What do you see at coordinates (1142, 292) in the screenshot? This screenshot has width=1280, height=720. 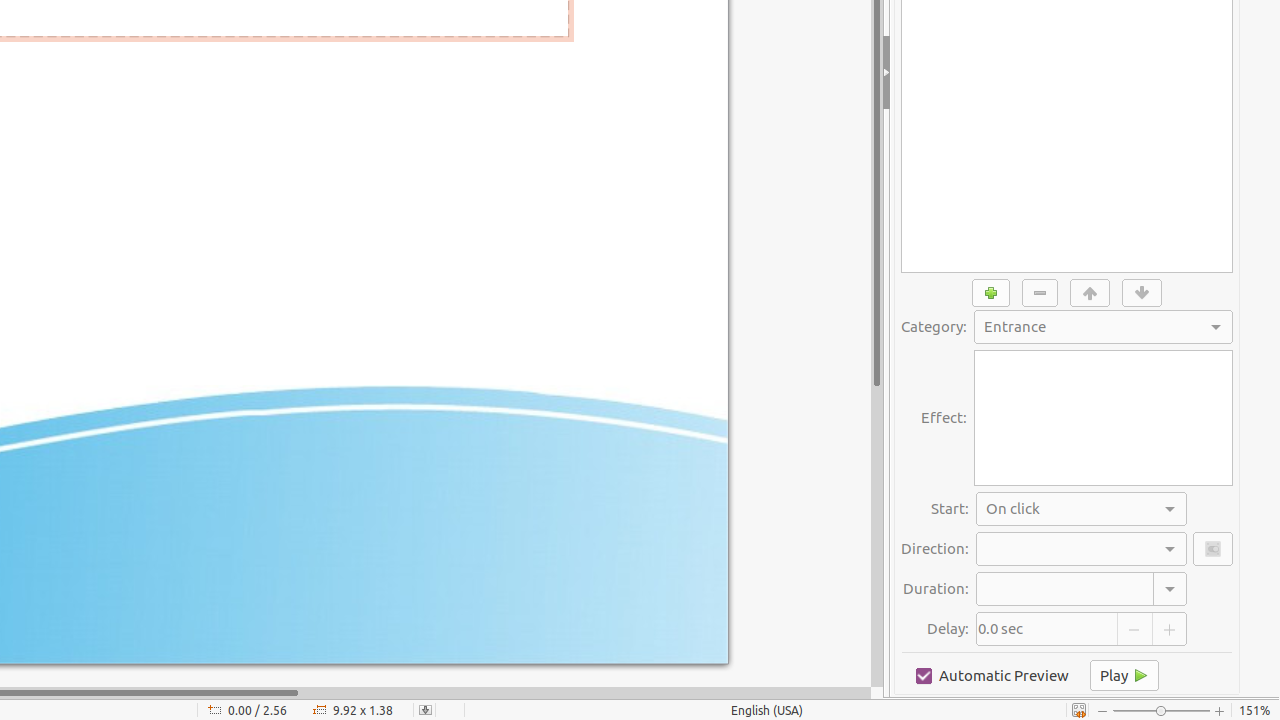 I see `'Move Down'` at bounding box center [1142, 292].